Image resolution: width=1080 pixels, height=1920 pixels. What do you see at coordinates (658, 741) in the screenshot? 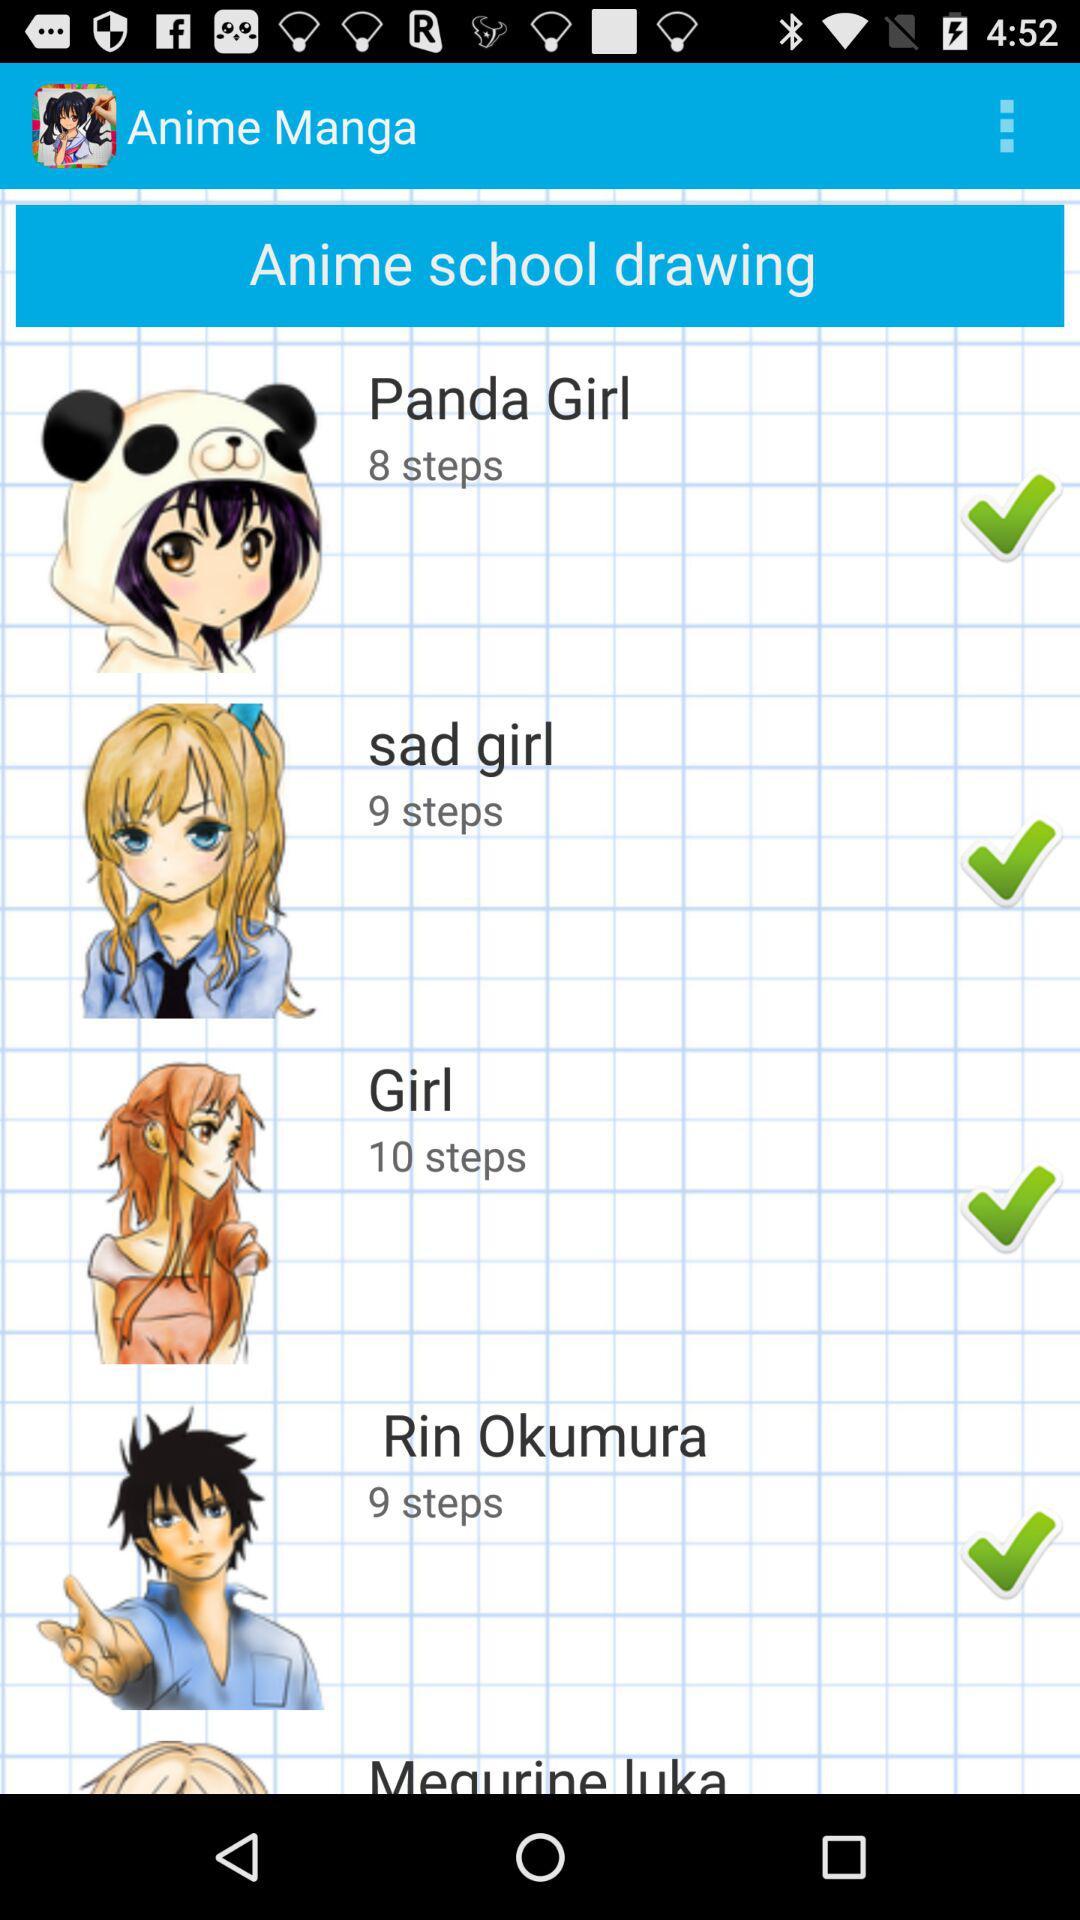
I see `icon above 9 steps item` at bounding box center [658, 741].